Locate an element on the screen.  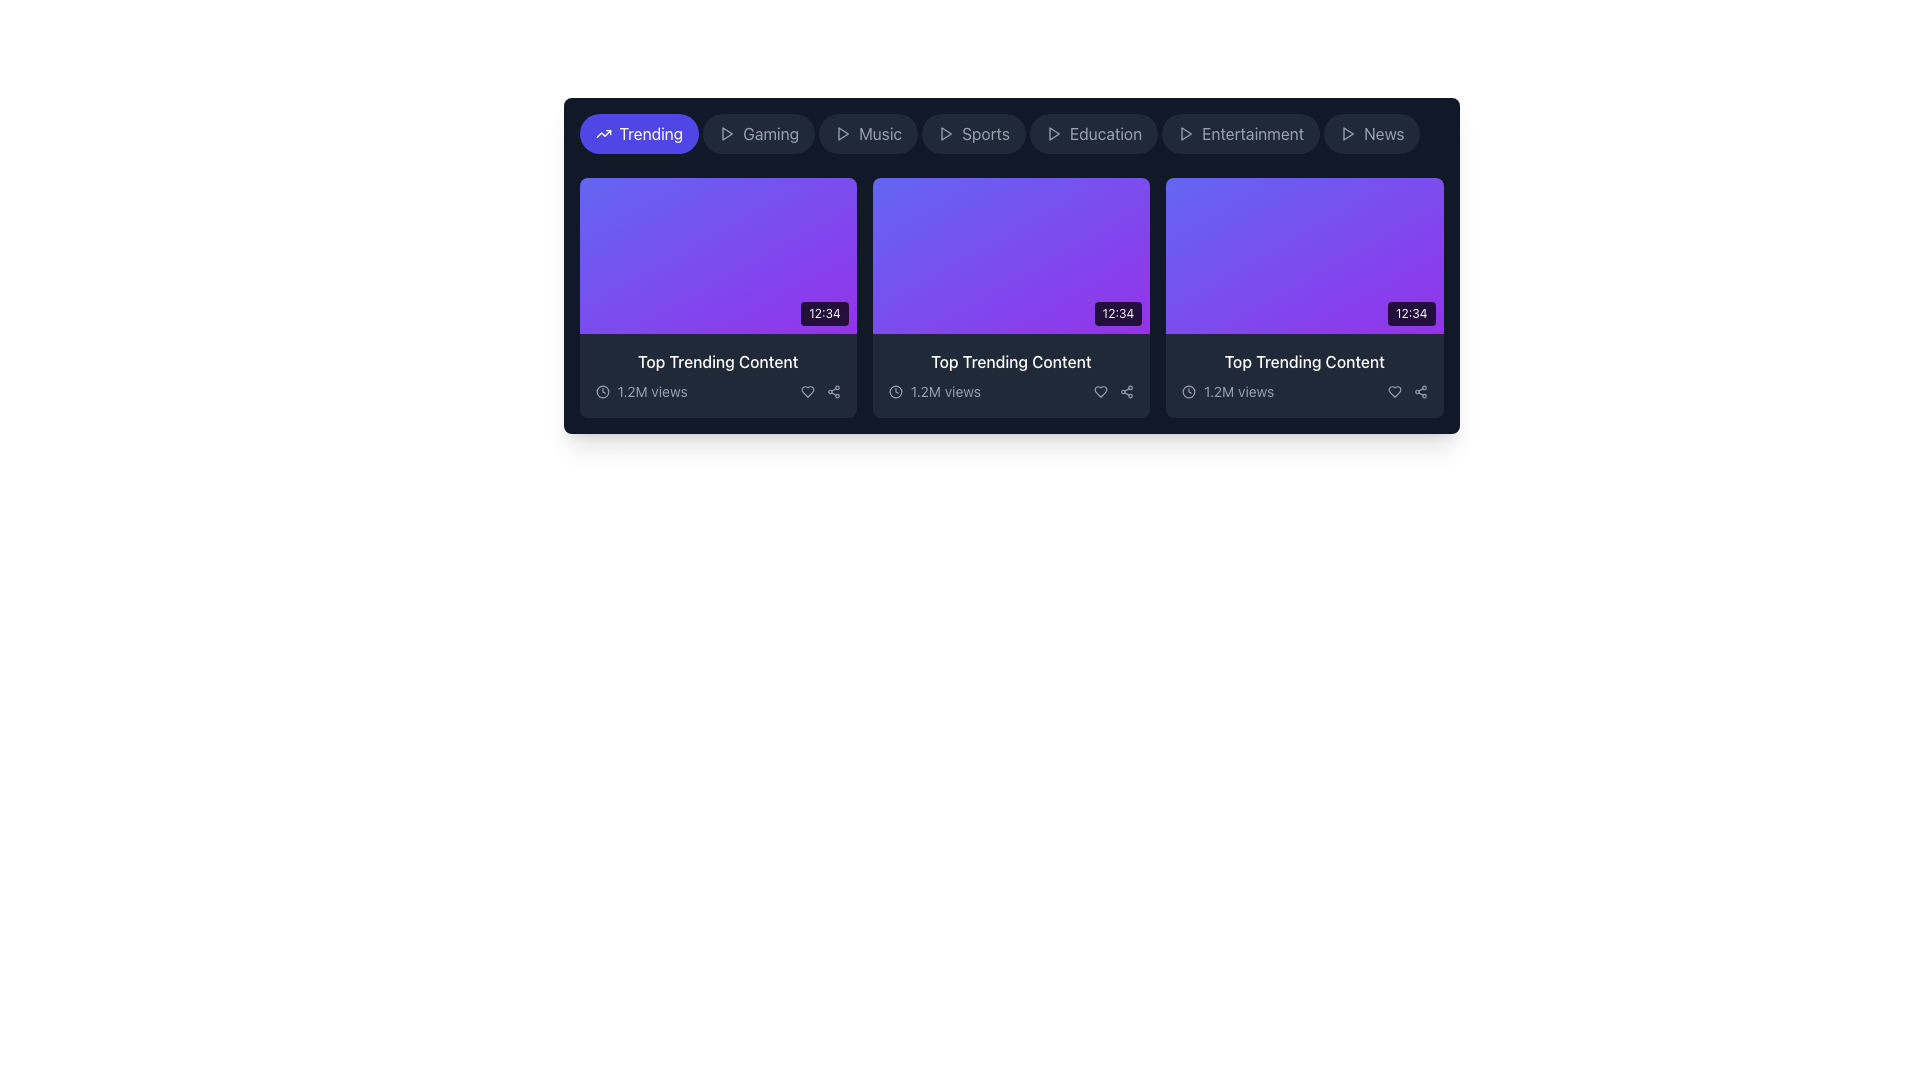
the heart-shaped icon located underneath the first content card in the row of trending content to like or unlike the content is located at coordinates (807, 391).